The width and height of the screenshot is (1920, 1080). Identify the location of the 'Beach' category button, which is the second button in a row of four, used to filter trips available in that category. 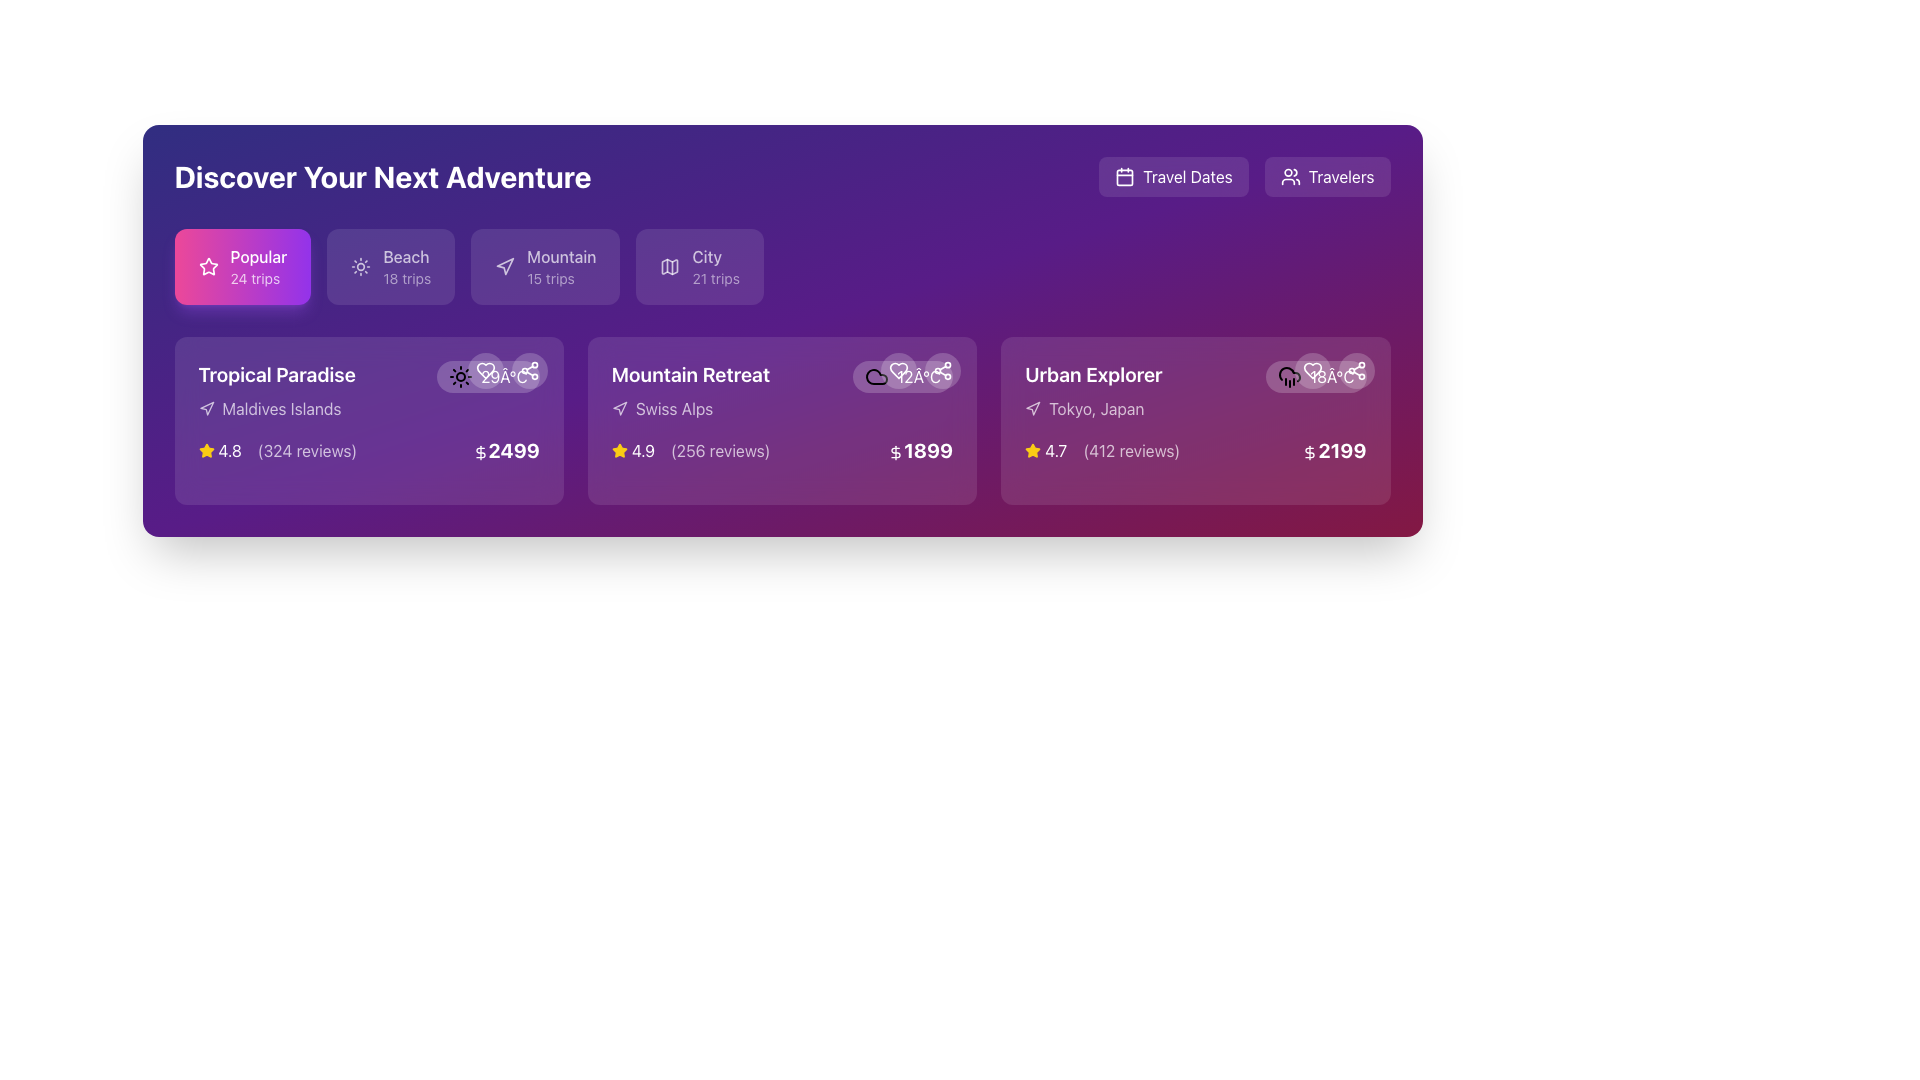
(406, 265).